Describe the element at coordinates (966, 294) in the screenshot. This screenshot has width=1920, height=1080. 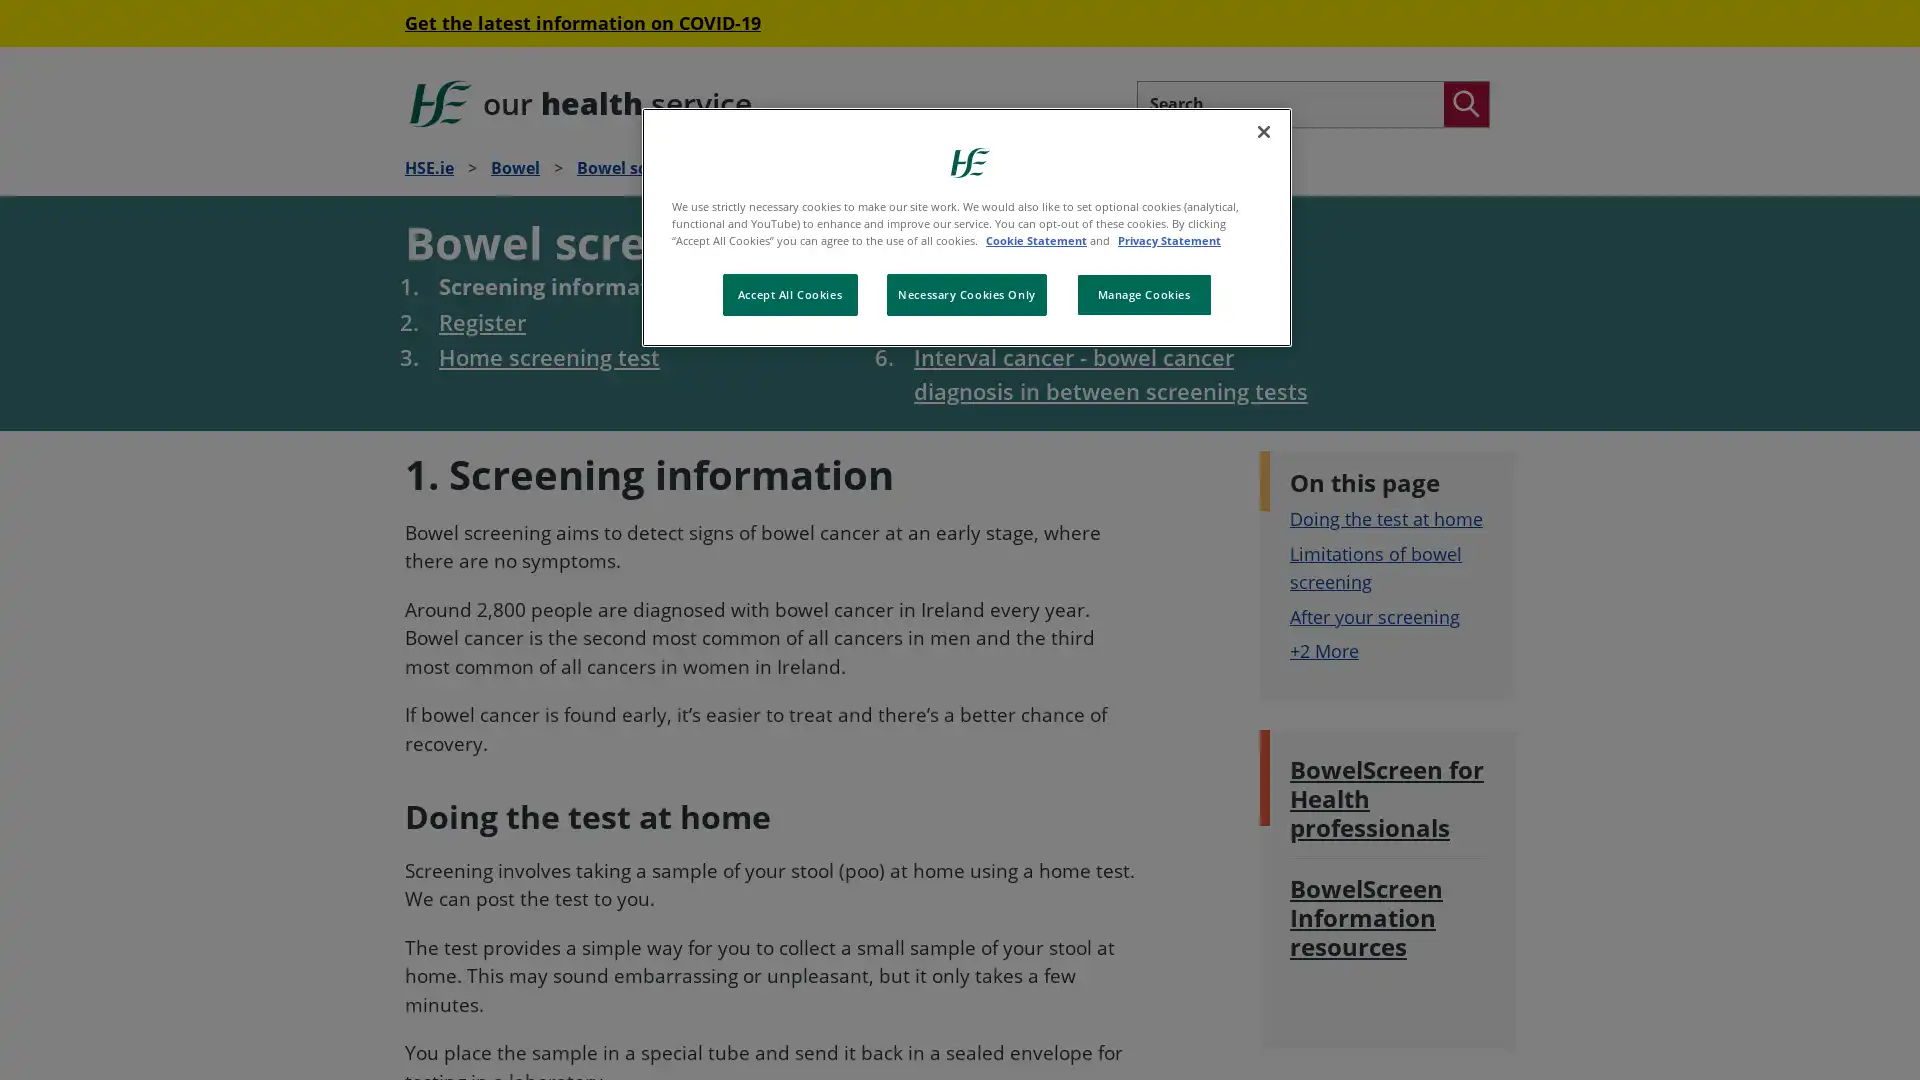
I see `Necessary Cookies Only` at that location.